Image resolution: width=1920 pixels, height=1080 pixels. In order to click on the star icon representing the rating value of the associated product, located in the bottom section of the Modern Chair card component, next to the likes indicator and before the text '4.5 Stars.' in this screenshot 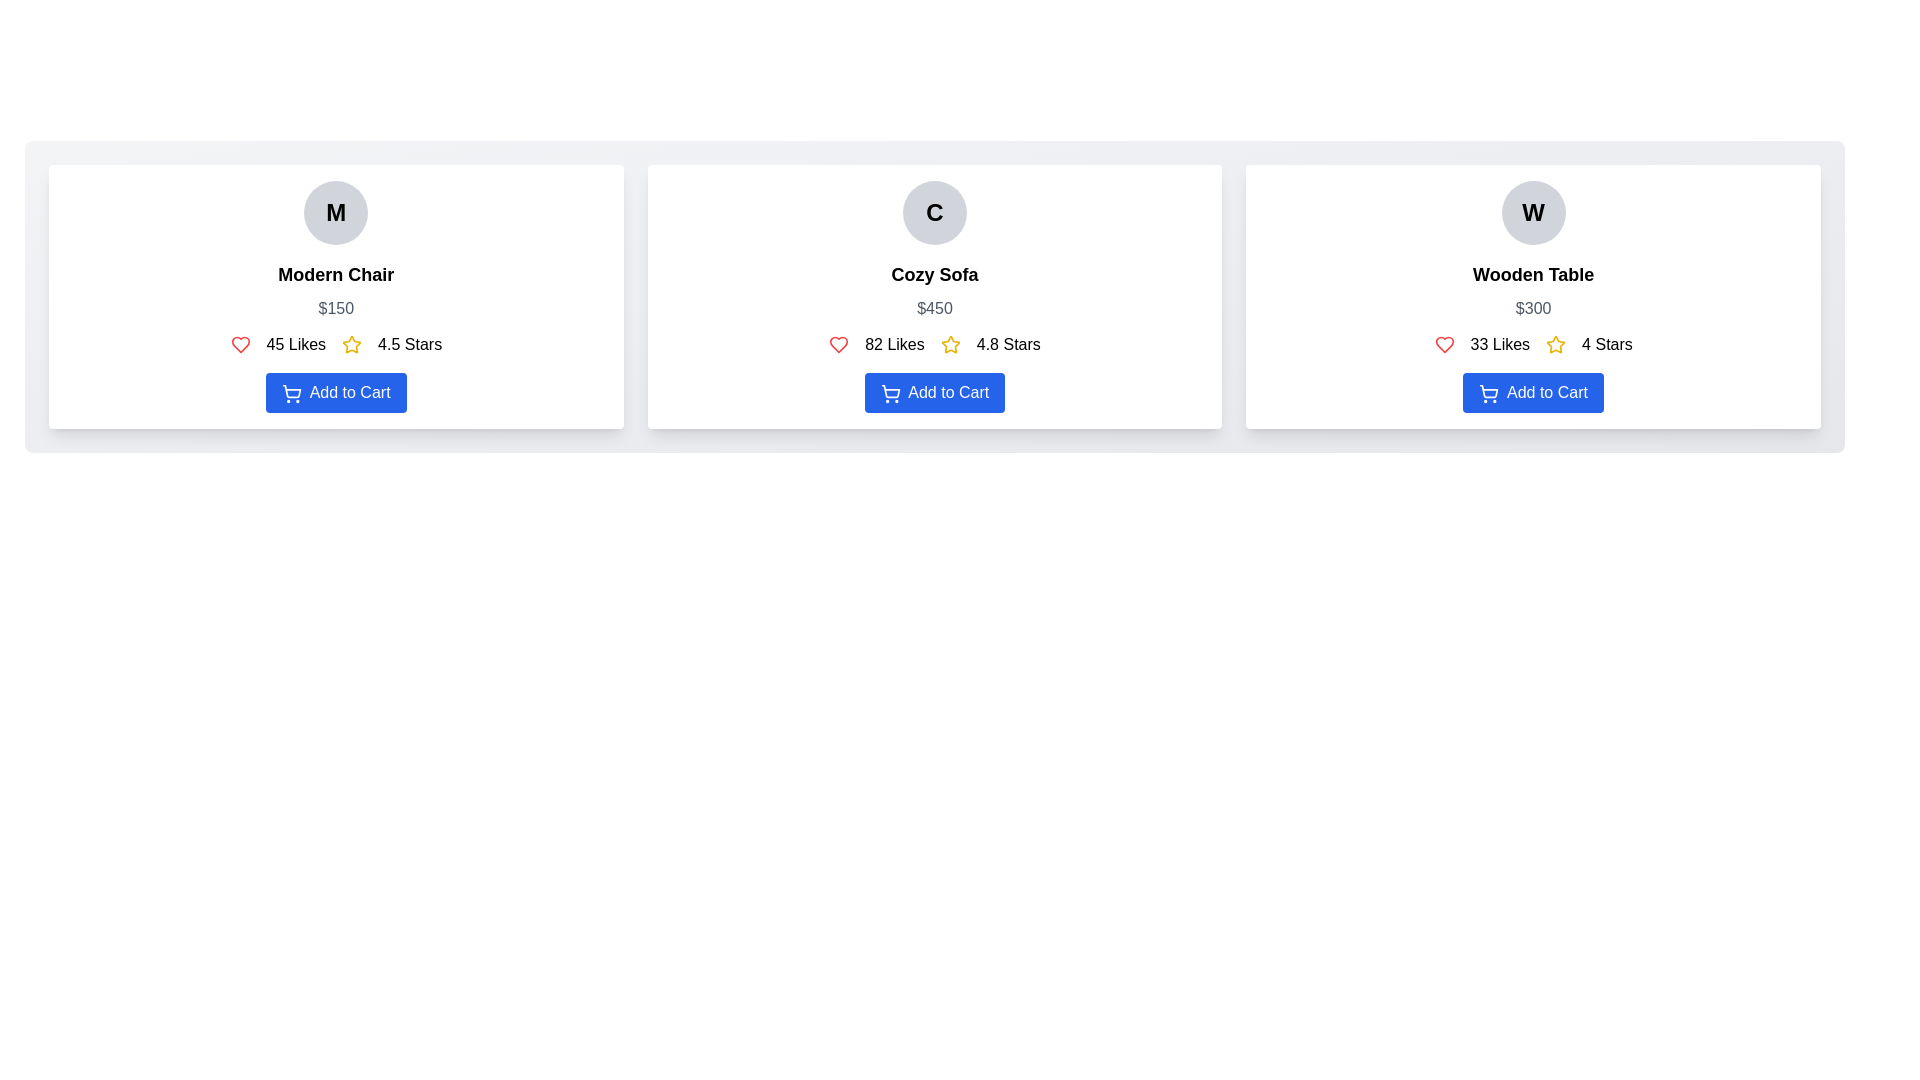, I will do `click(352, 343)`.